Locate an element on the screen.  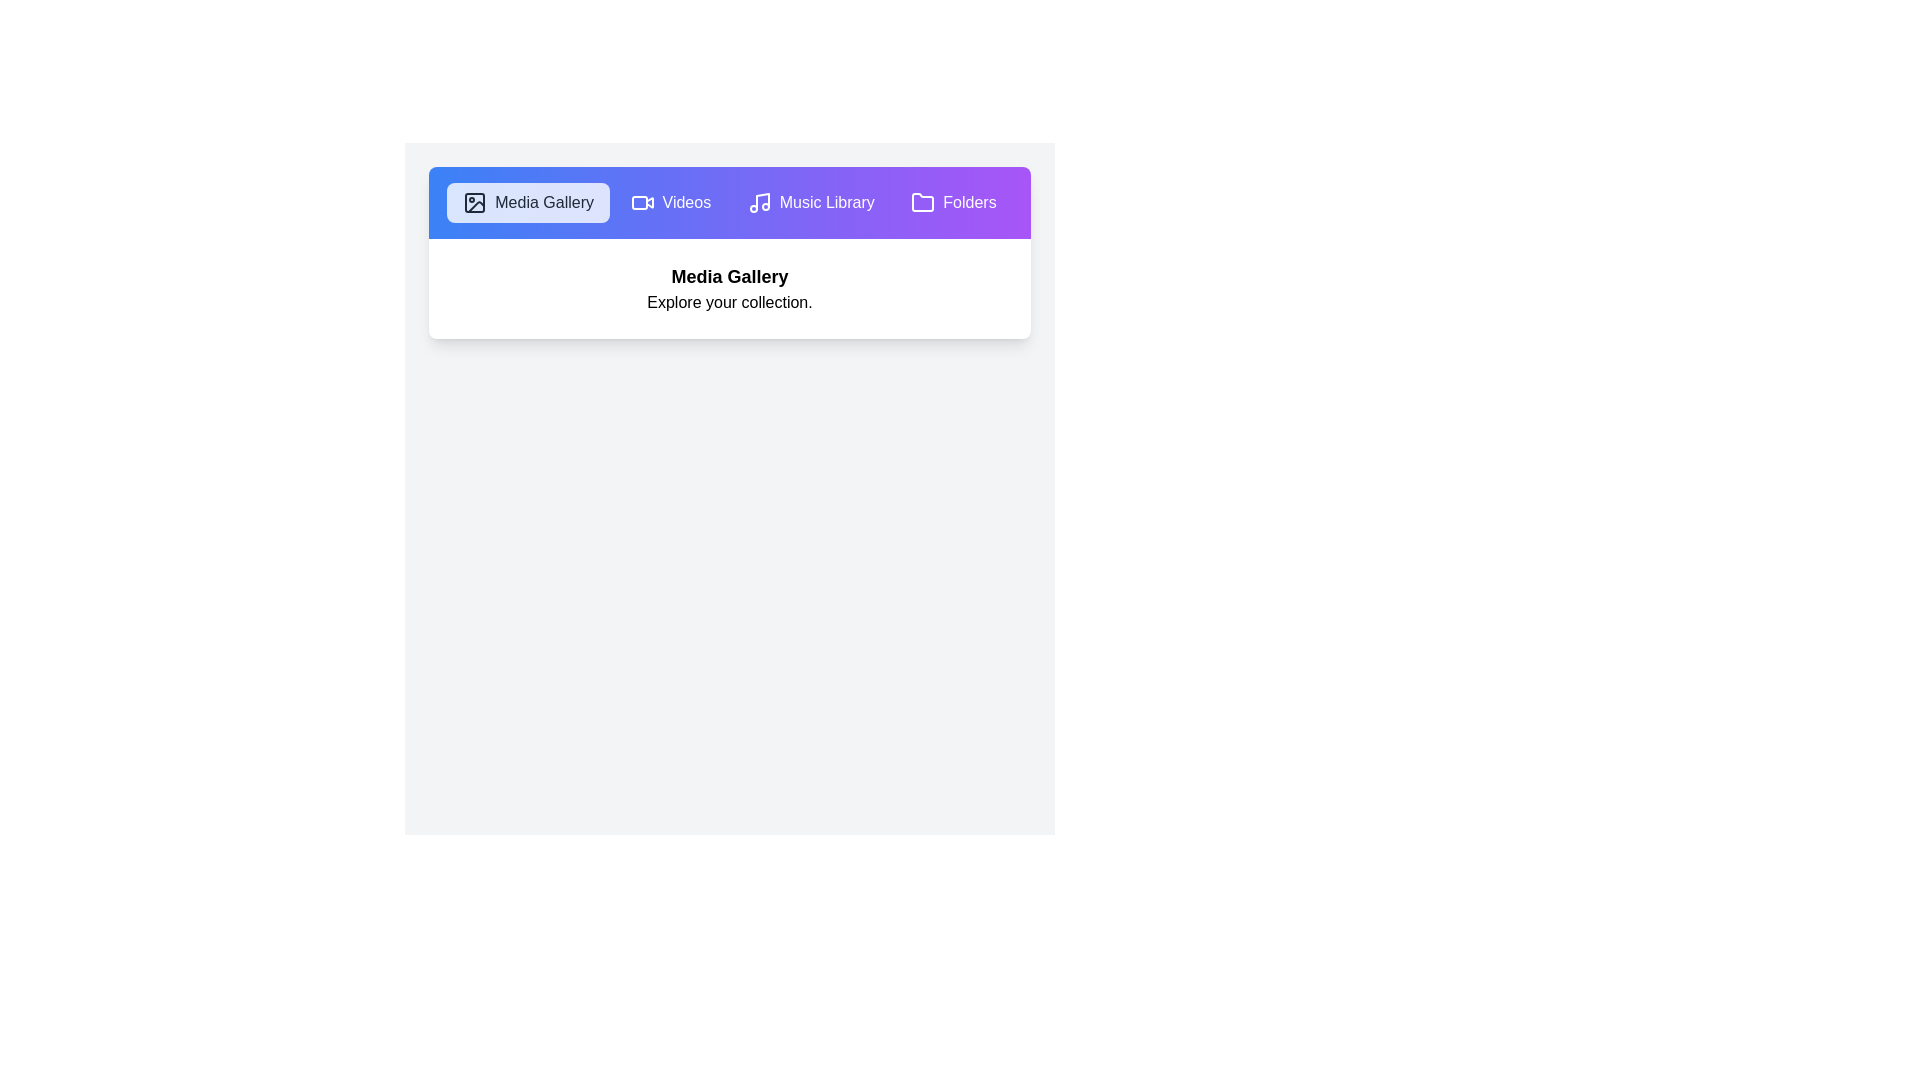
the 'Media Gallery' button, which is a text label displaying 'Media Gallery' within a light blue button-like structure located on the top left of a horizontal menu bar is located at coordinates (544, 203).